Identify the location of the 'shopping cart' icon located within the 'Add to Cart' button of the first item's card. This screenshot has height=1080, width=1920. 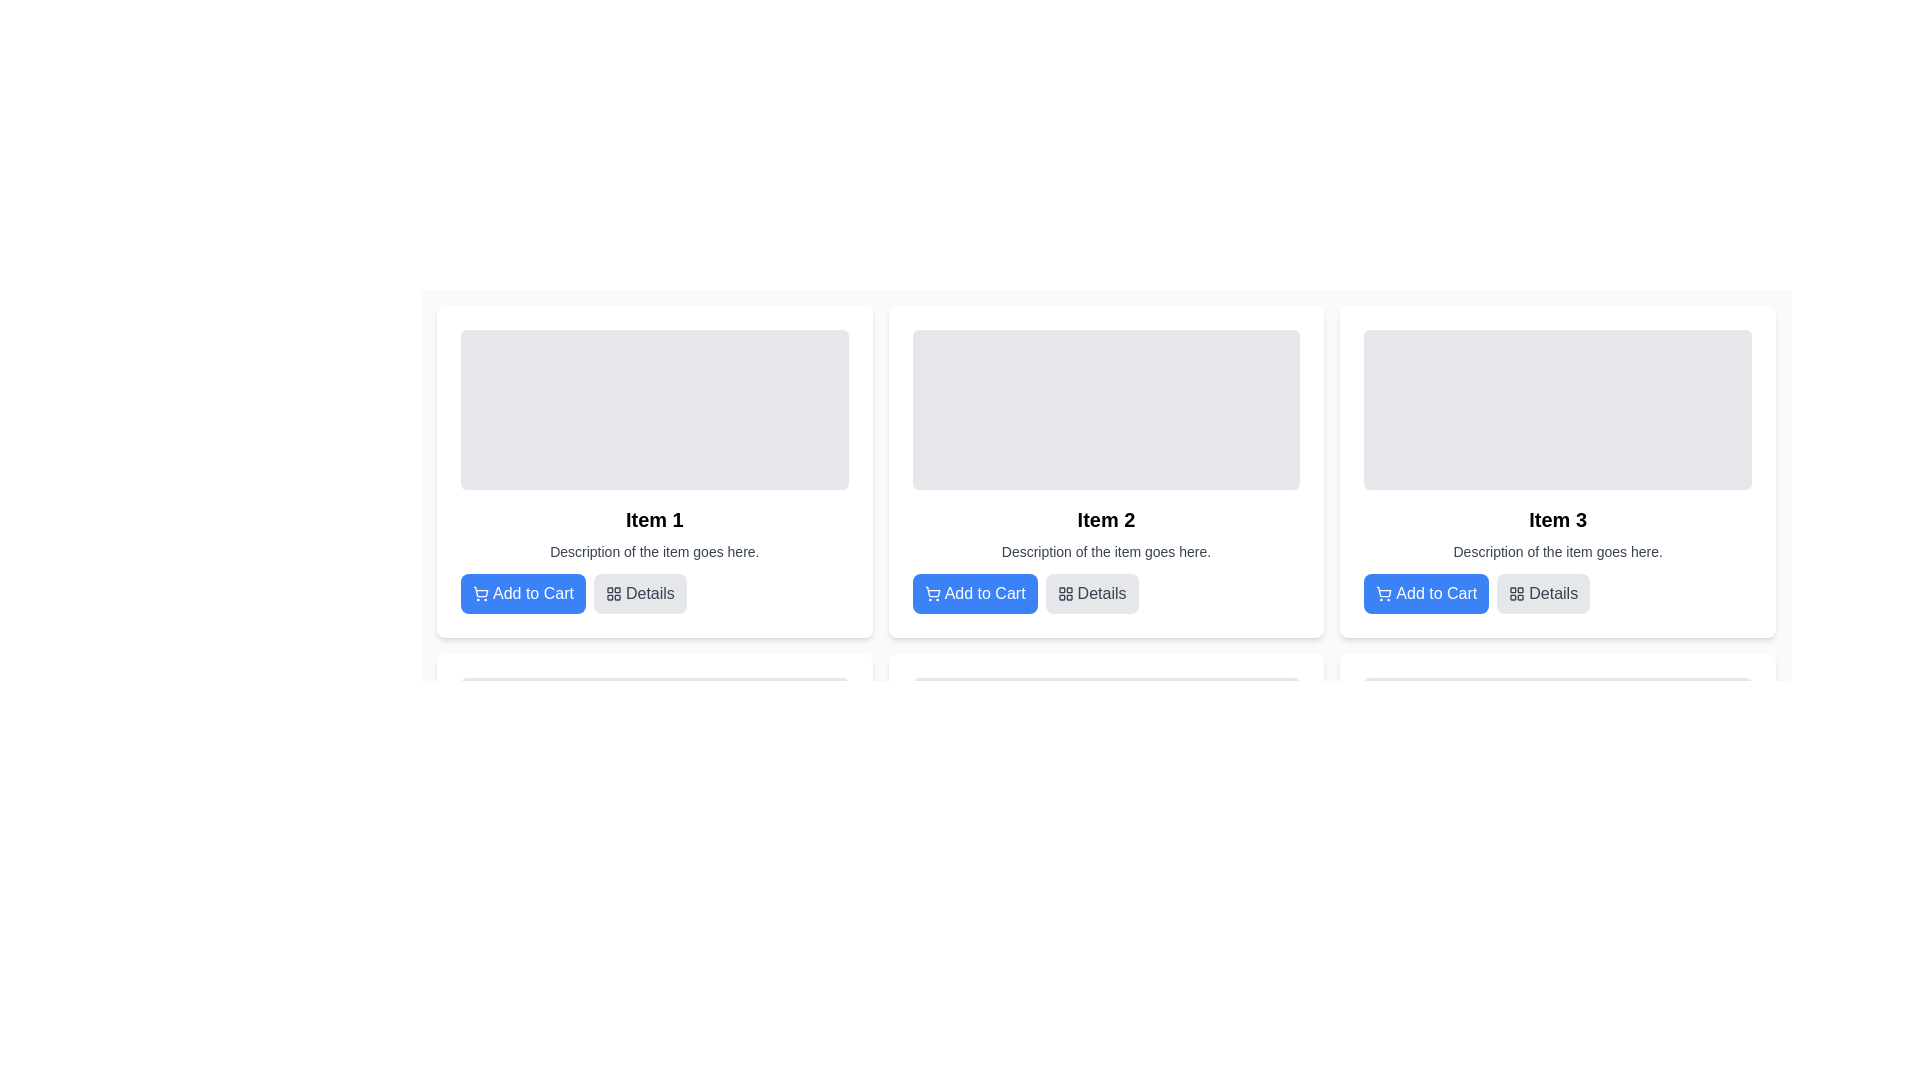
(480, 591).